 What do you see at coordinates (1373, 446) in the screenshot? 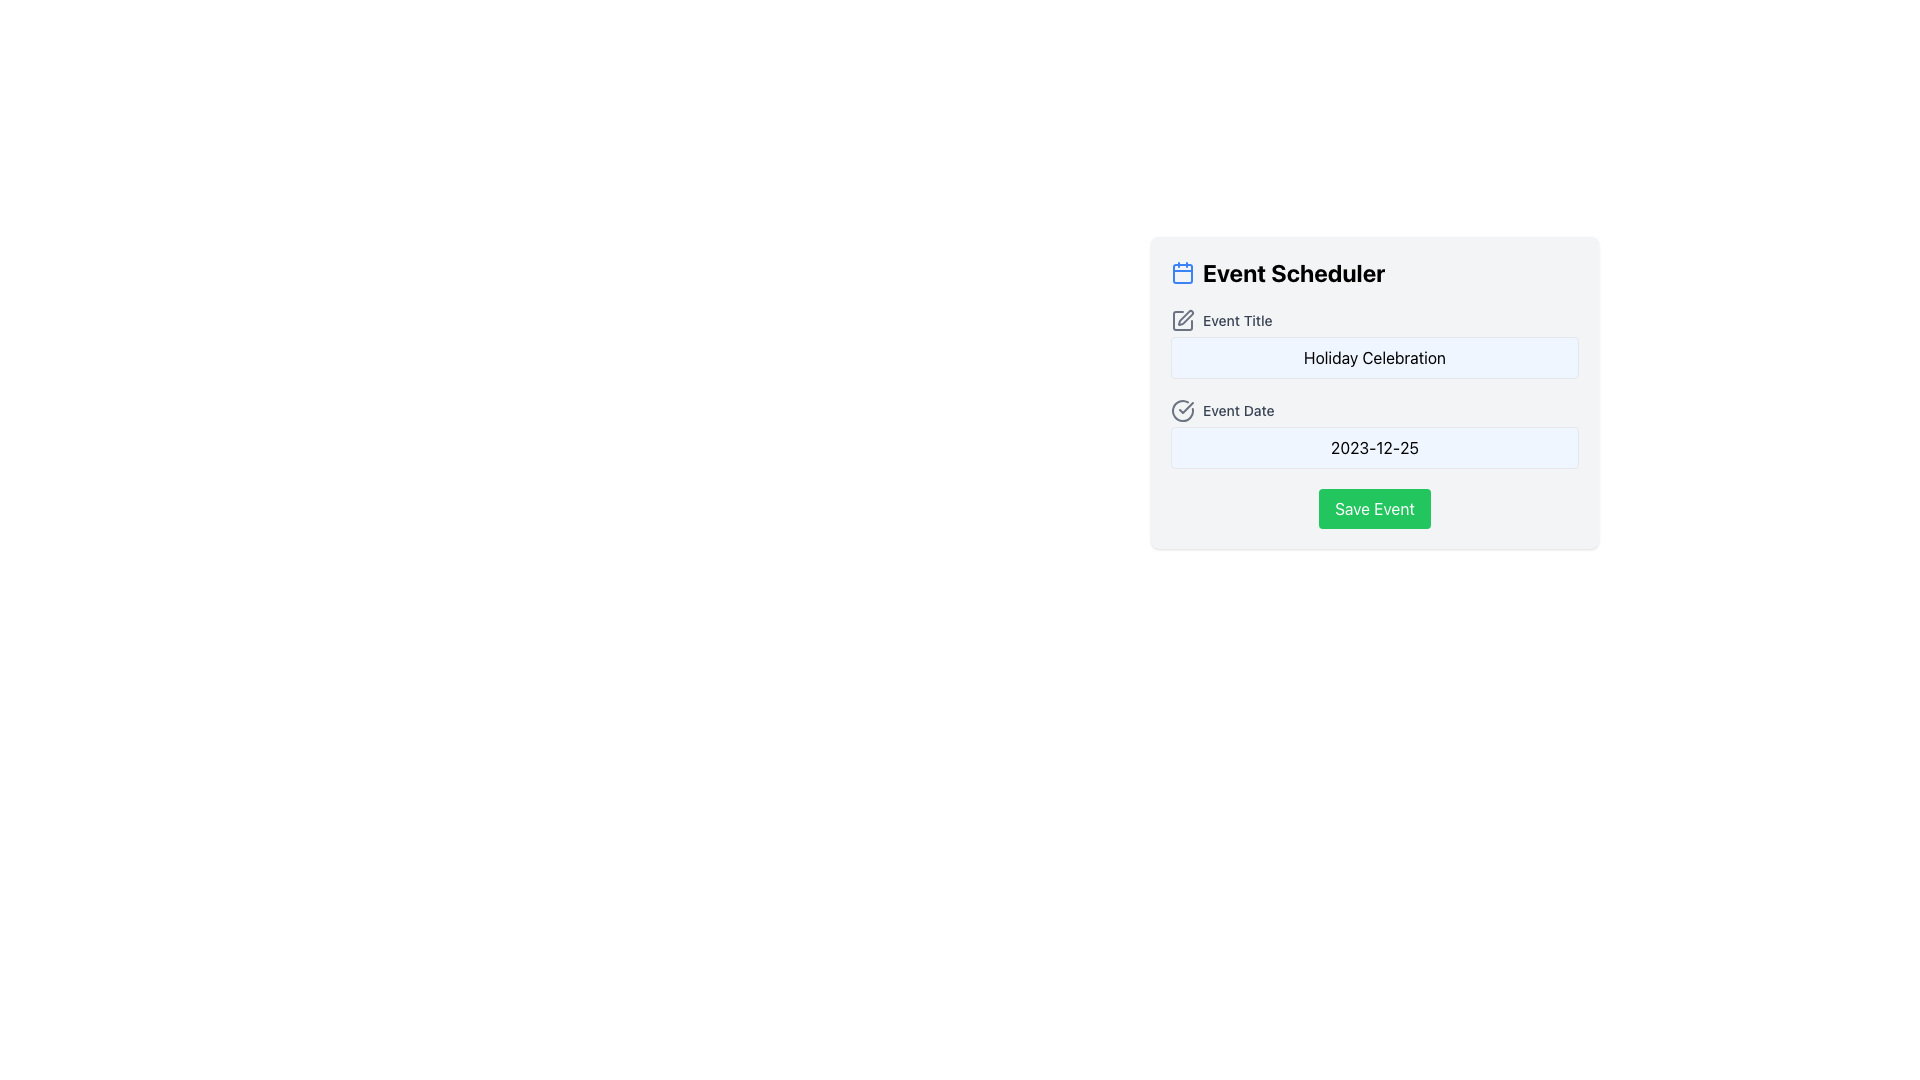
I see `the static display element that shows the date '2023-12-25', located beneath the 'Event Date' label in the 'Event Scheduler' section` at bounding box center [1373, 446].